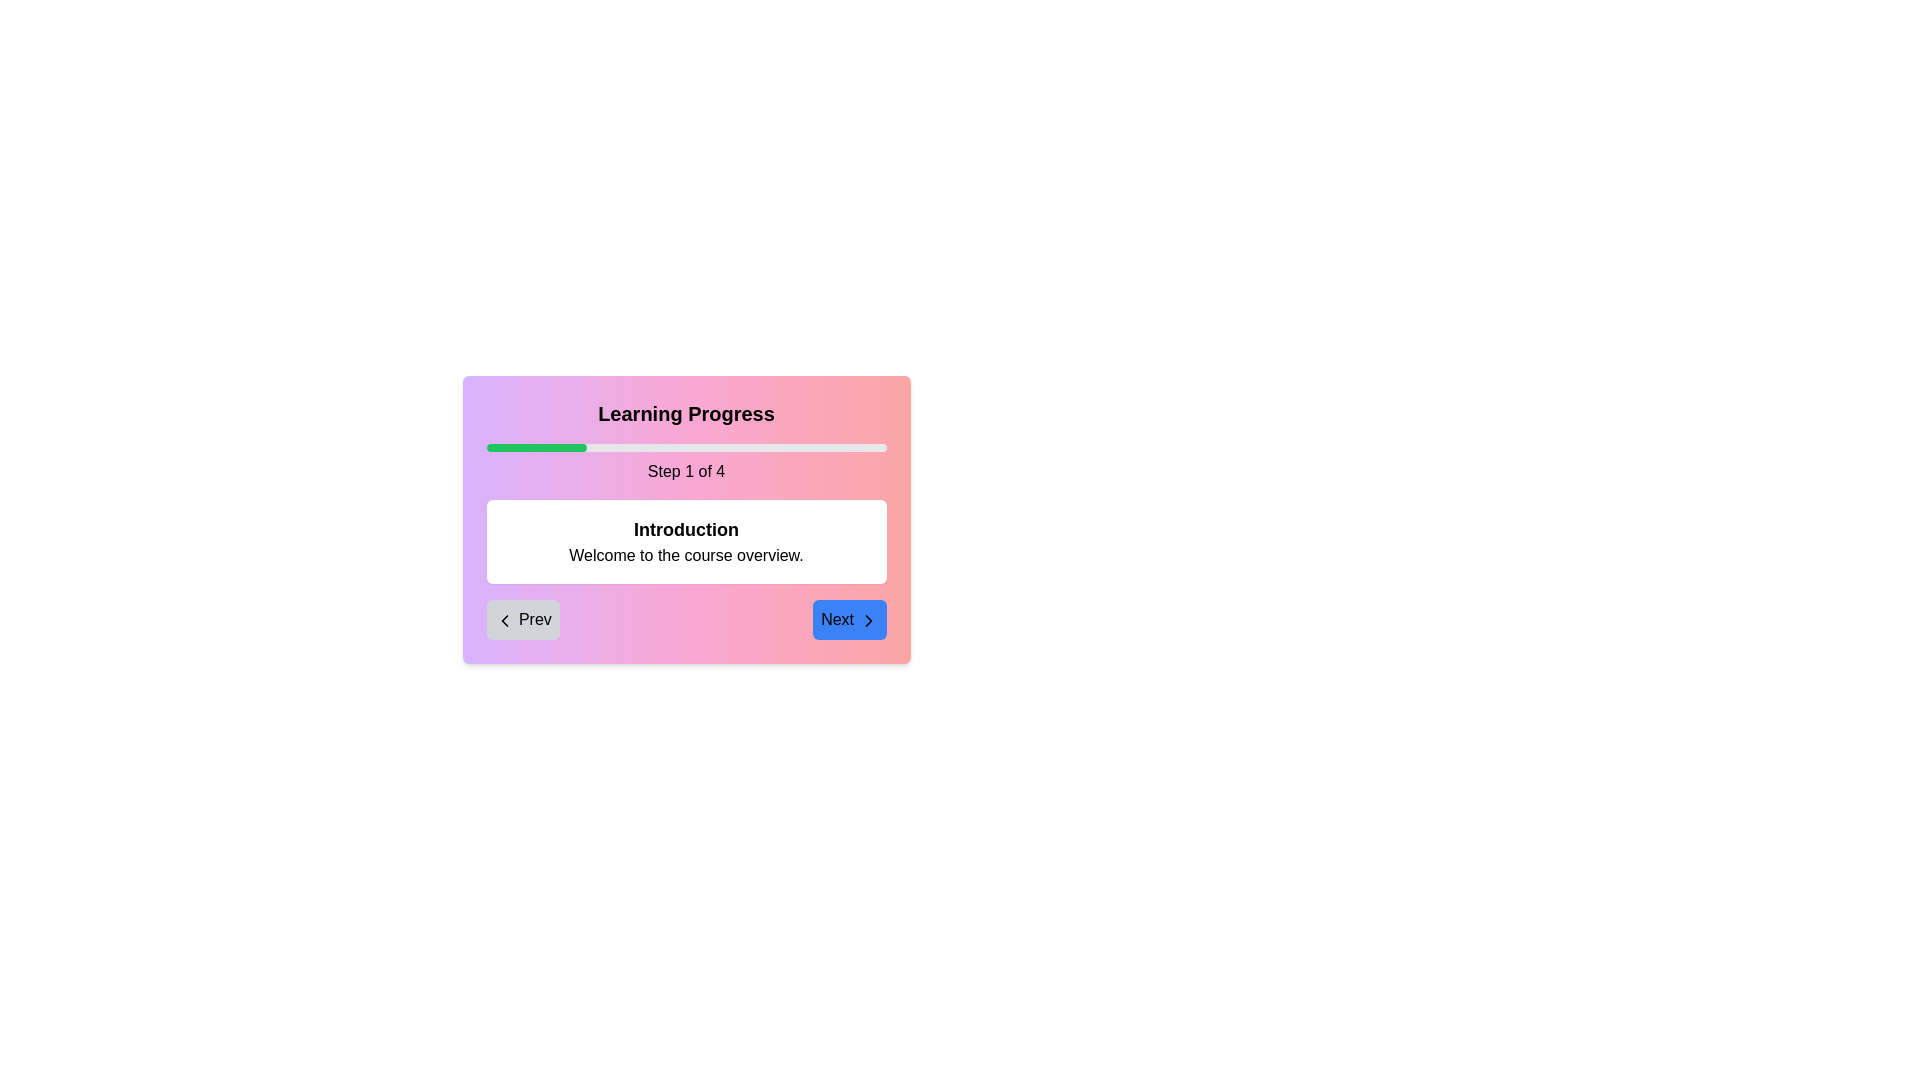  Describe the element at coordinates (868, 619) in the screenshot. I see `the arrow icon located at the bottom-right corner of the interface, adjacent to the 'Next' label` at that location.